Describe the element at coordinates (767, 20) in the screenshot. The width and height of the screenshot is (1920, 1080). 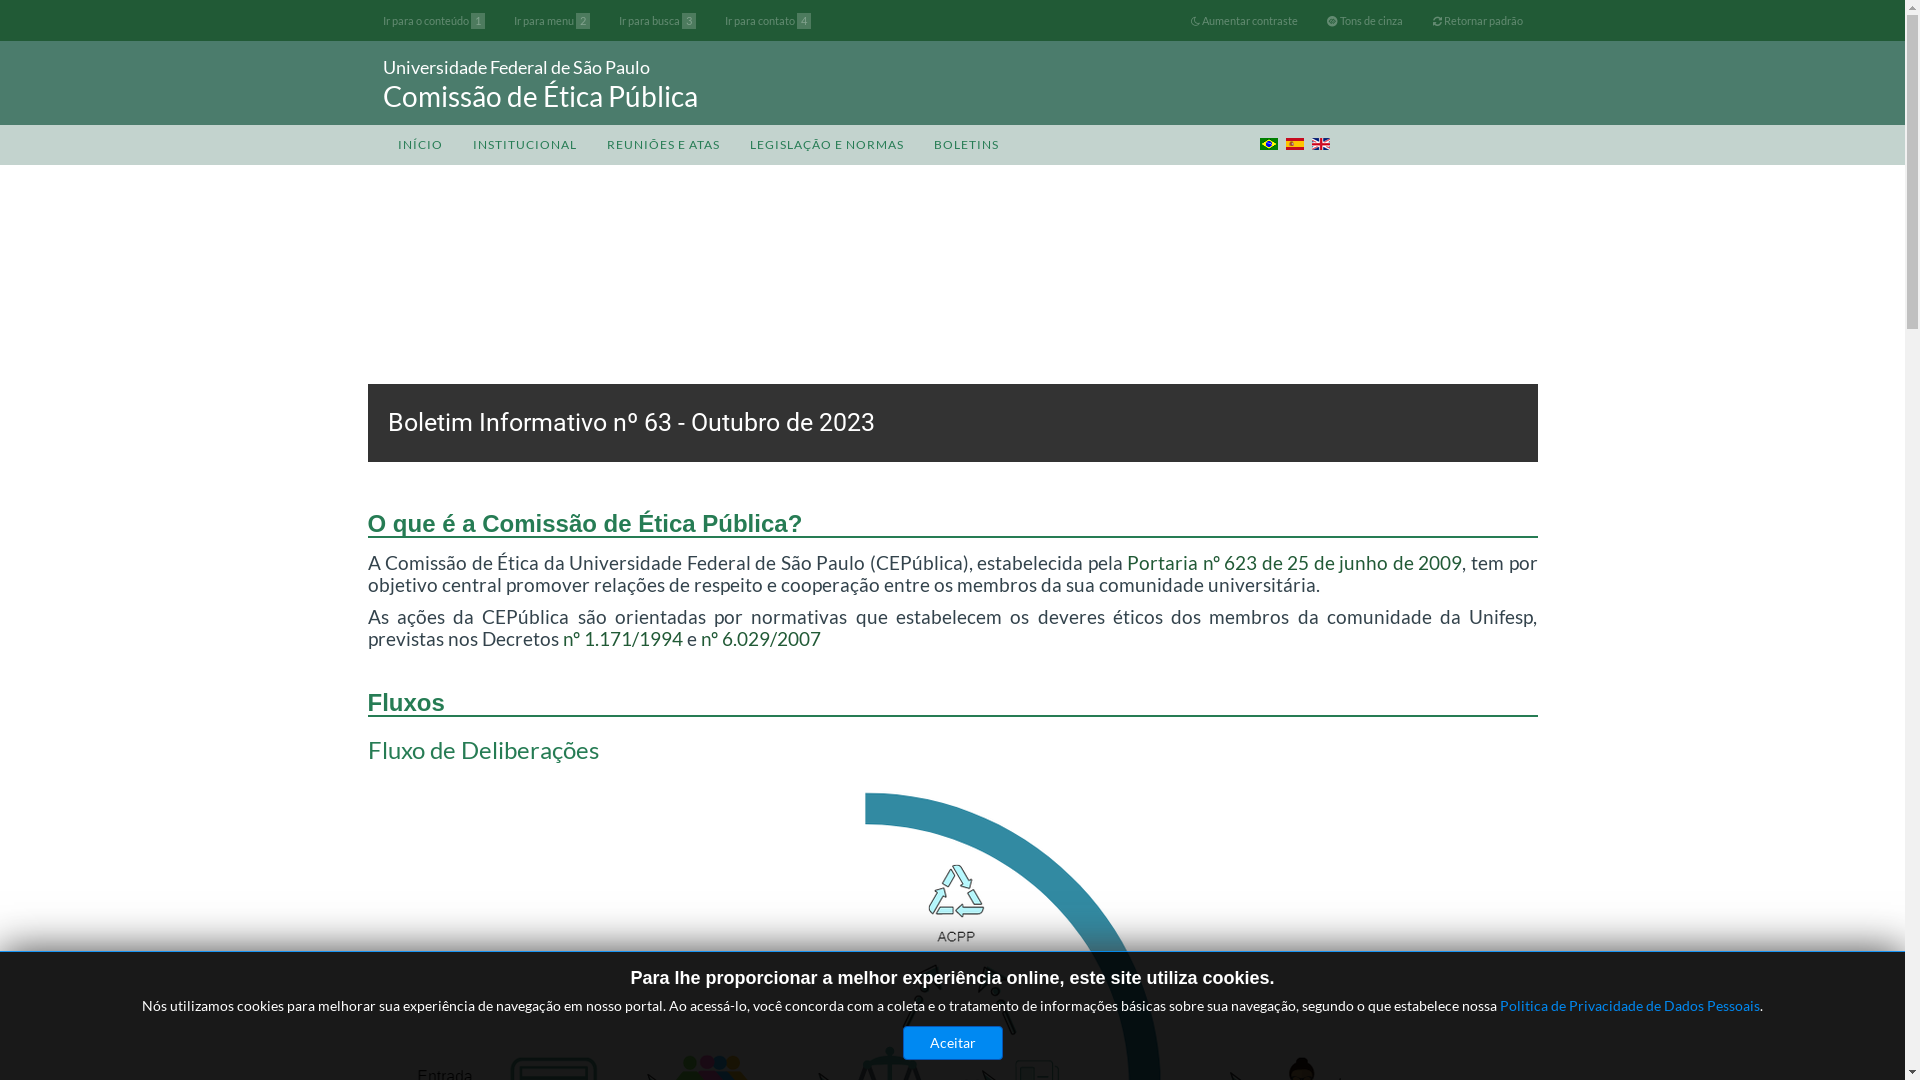
I see `'Ir para contato 4'` at that location.